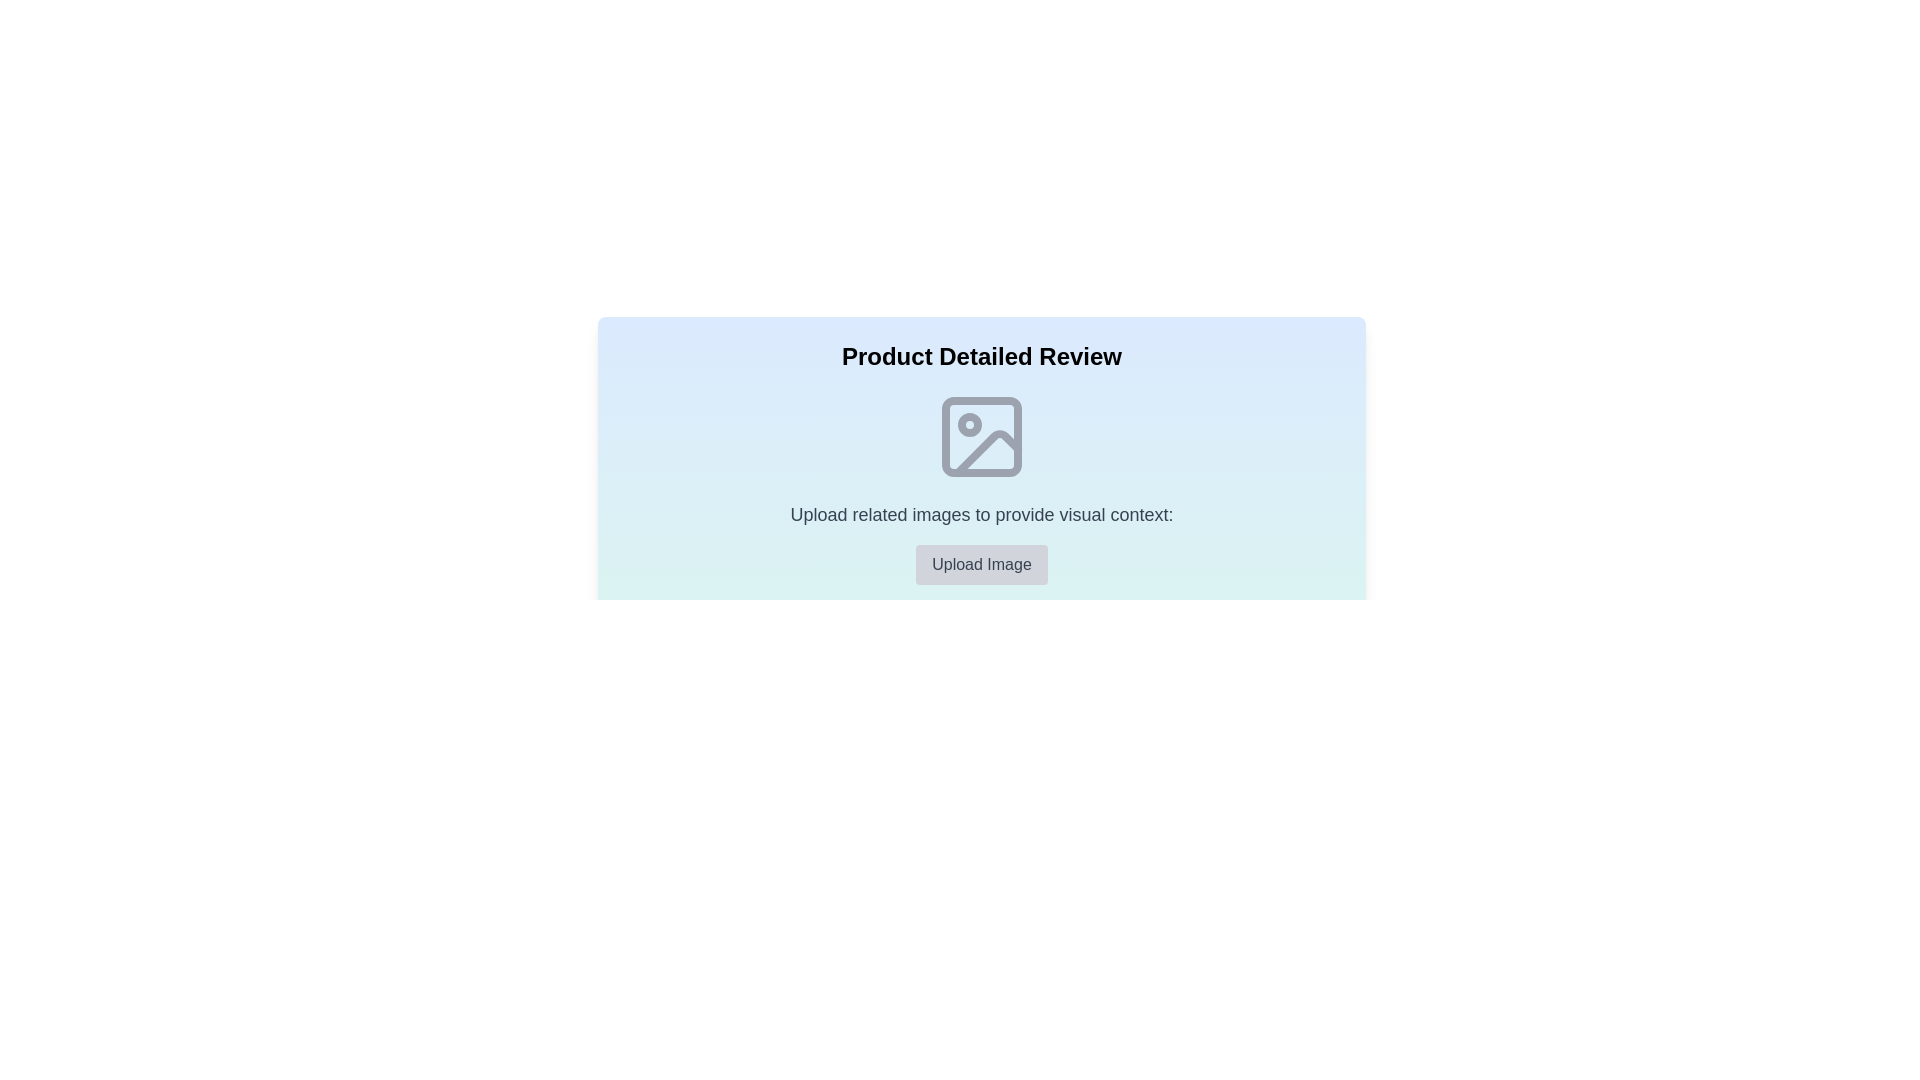 The width and height of the screenshot is (1920, 1080). I want to click on the image placeholder at the center of the component, so click(982, 435).